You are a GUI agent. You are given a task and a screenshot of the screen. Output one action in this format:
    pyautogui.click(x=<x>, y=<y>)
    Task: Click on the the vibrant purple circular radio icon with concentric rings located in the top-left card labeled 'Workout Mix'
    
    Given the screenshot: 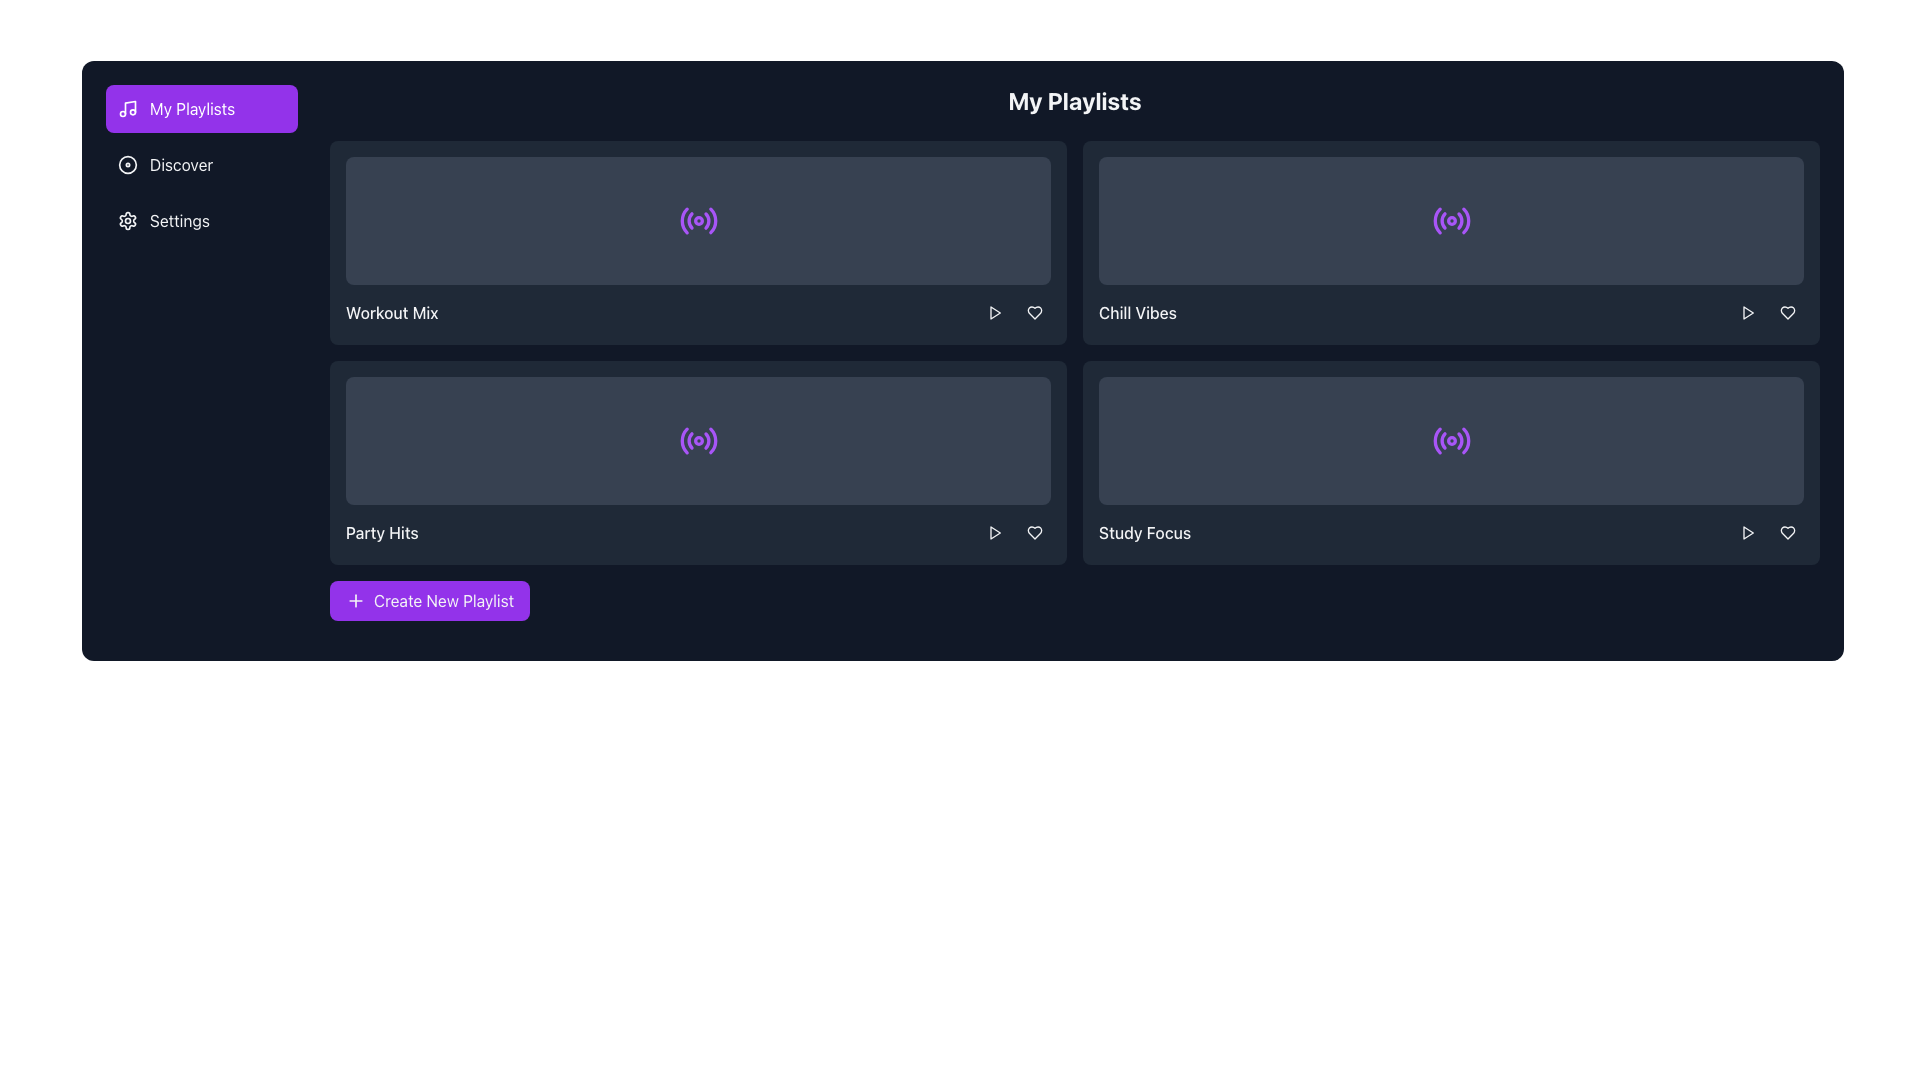 What is the action you would take?
    pyautogui.click(x=698, y=220)
    